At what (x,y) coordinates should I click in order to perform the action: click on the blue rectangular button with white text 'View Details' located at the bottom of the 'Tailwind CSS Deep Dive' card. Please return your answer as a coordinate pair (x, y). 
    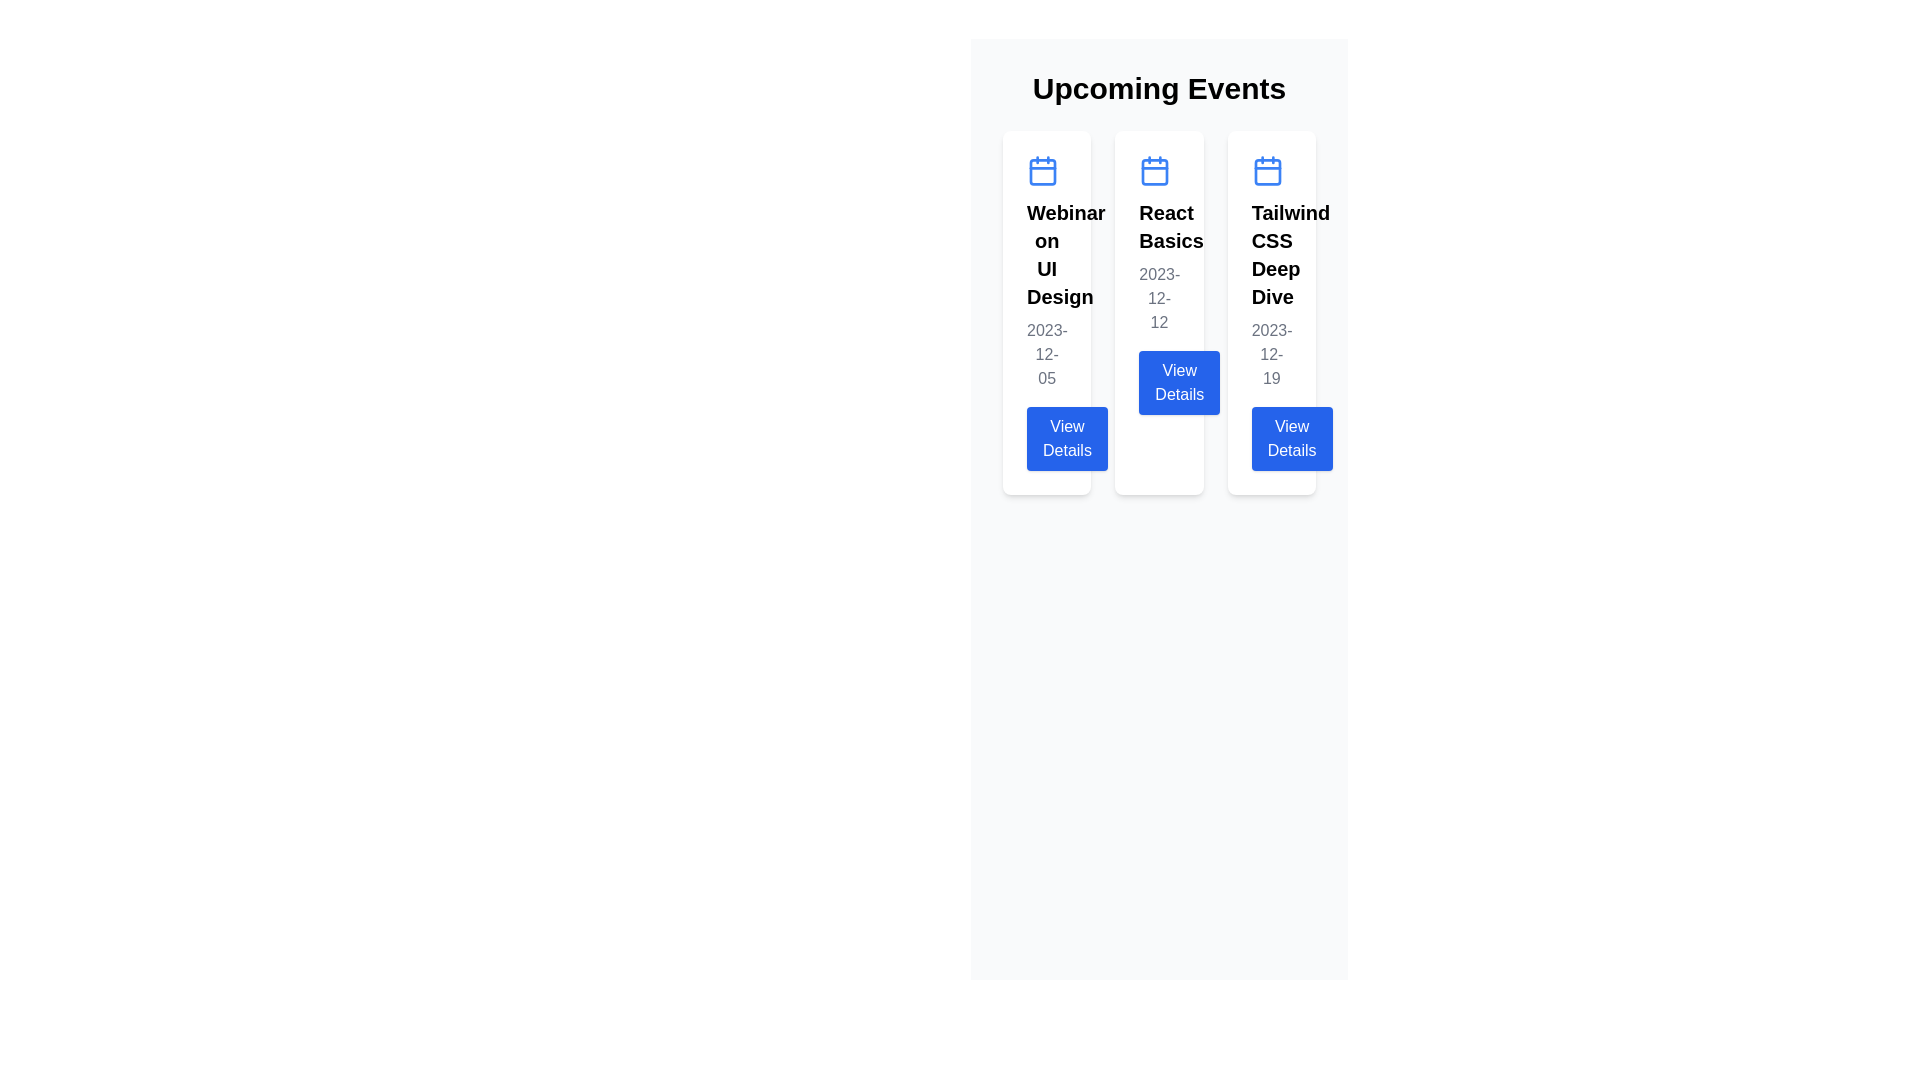
    Looking at the image, I should click on (1291, 438).